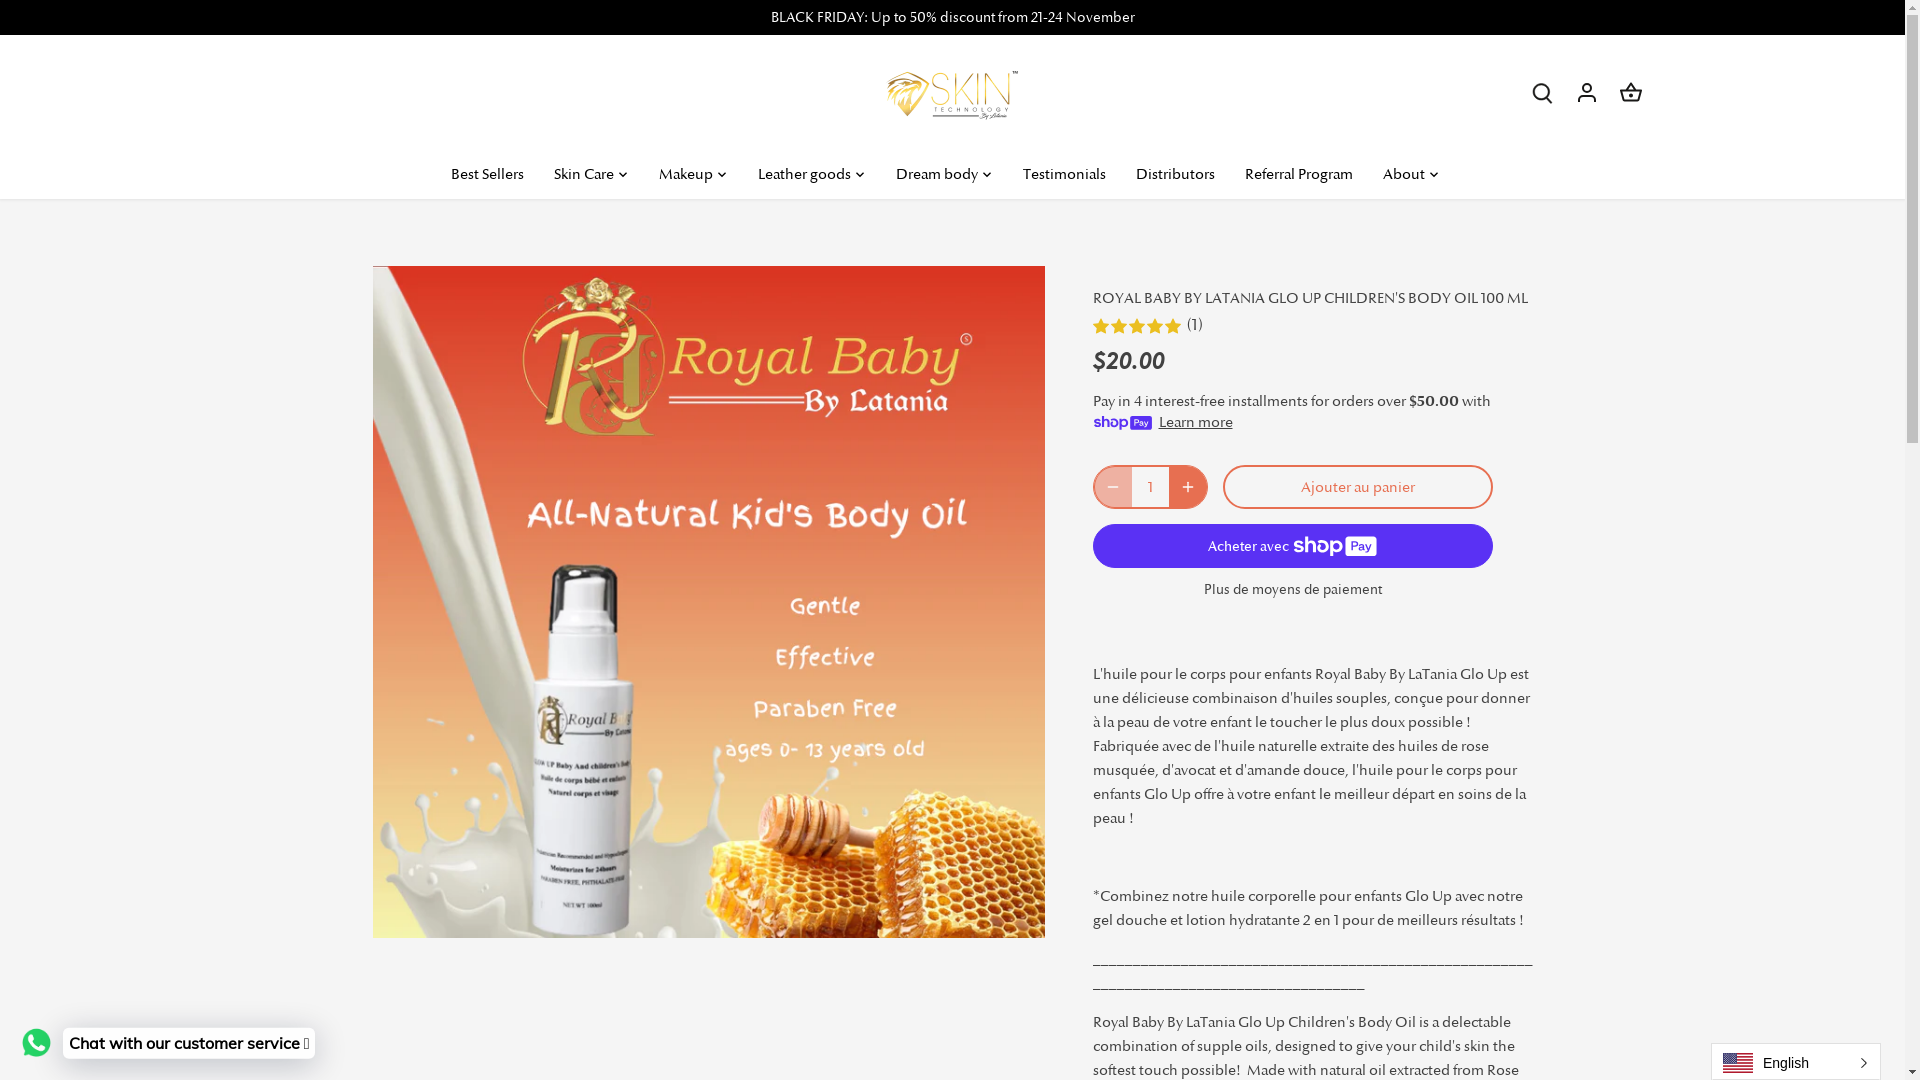 This screenshot has height=1080, width=1920. Describe the element at coordinates (537, 172) in the screenshot. I see `'Skin Care'` at that location.